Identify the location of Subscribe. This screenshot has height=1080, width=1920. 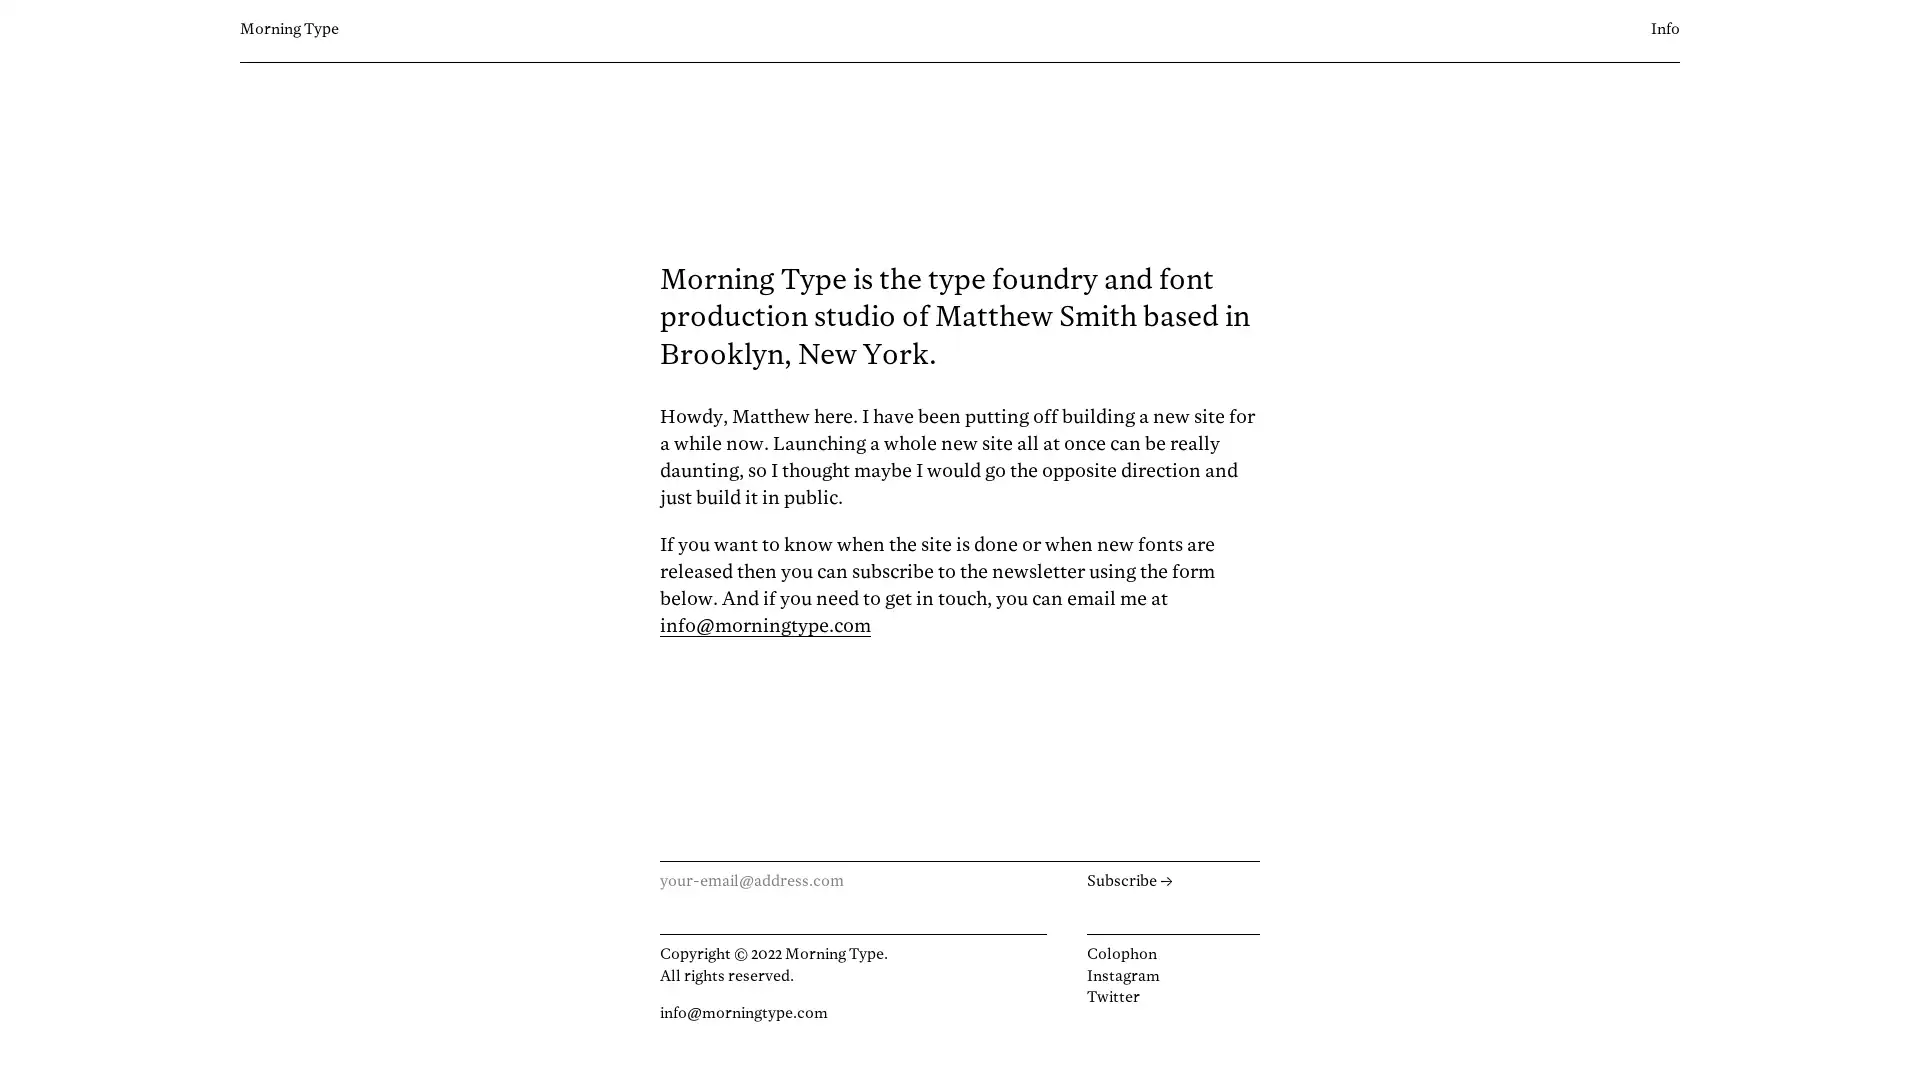
(1172, 881).